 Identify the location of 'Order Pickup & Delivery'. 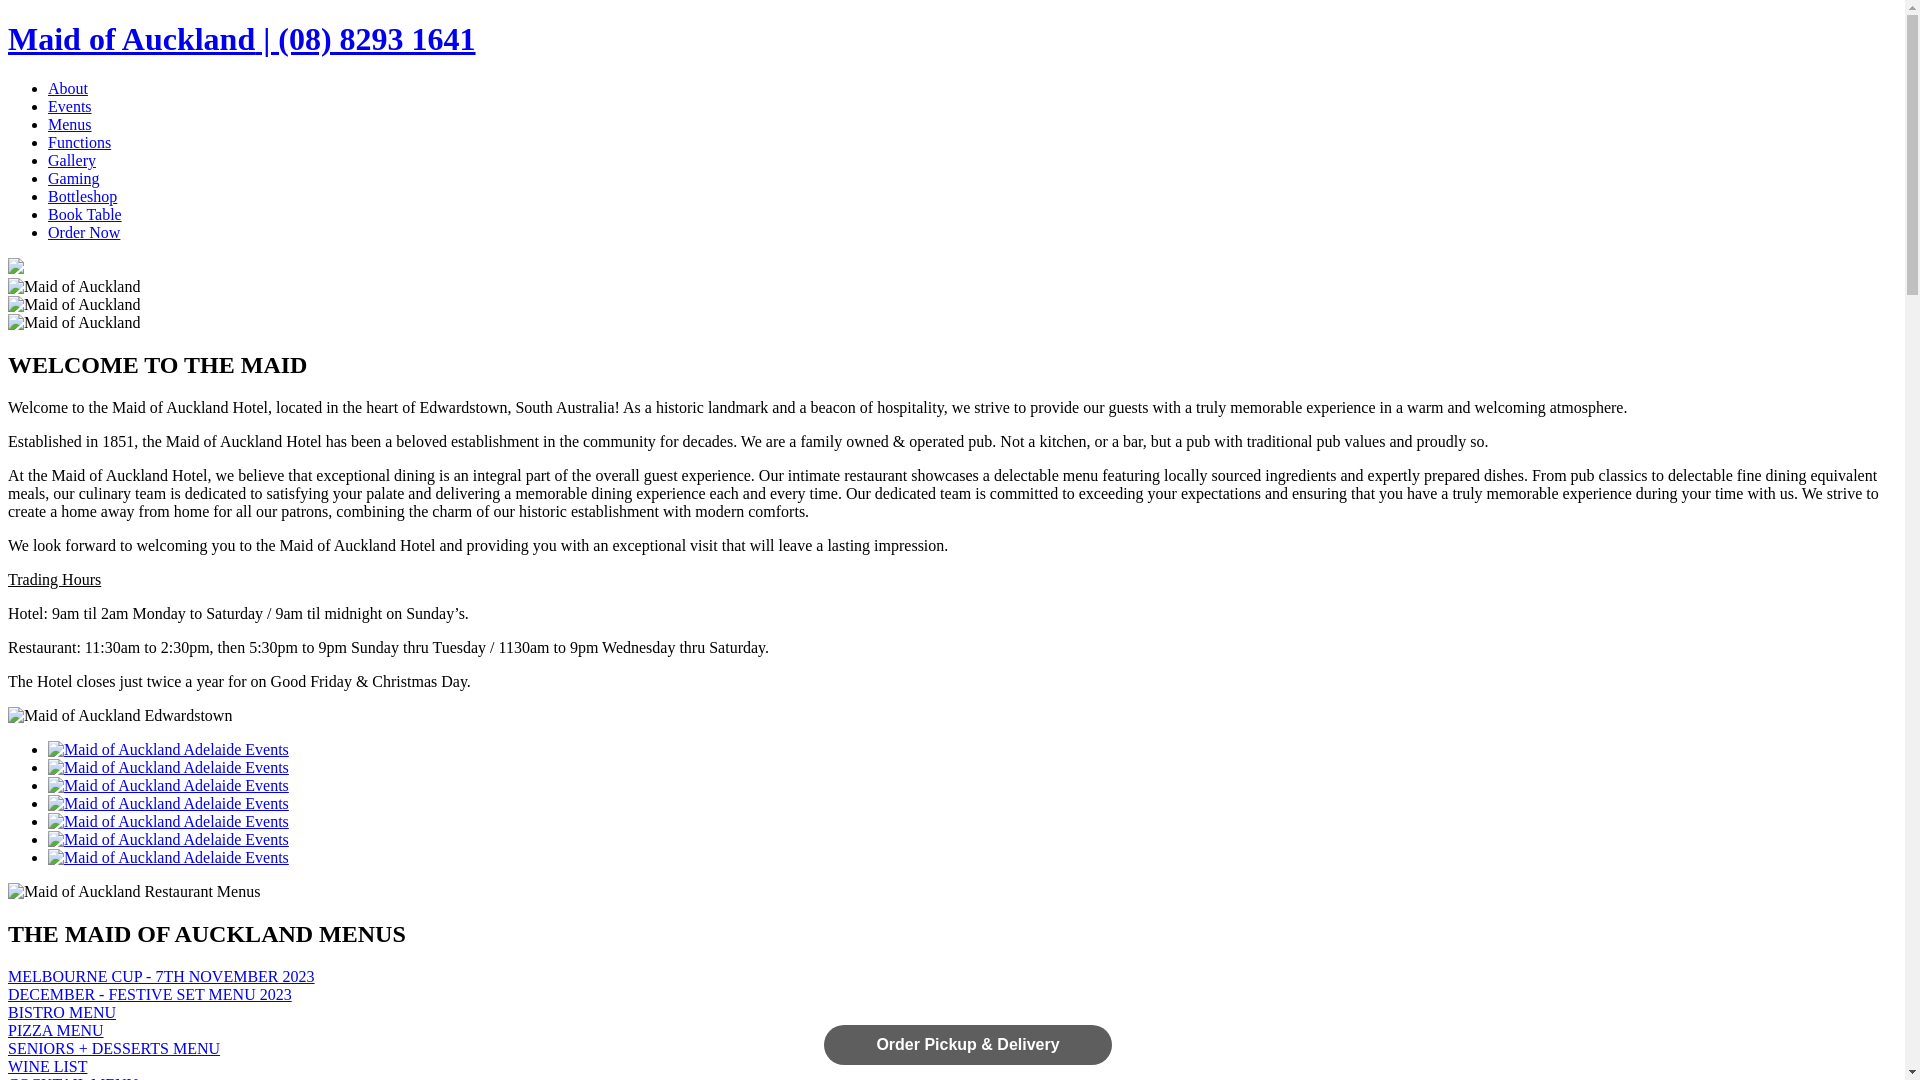
(824, 1043).